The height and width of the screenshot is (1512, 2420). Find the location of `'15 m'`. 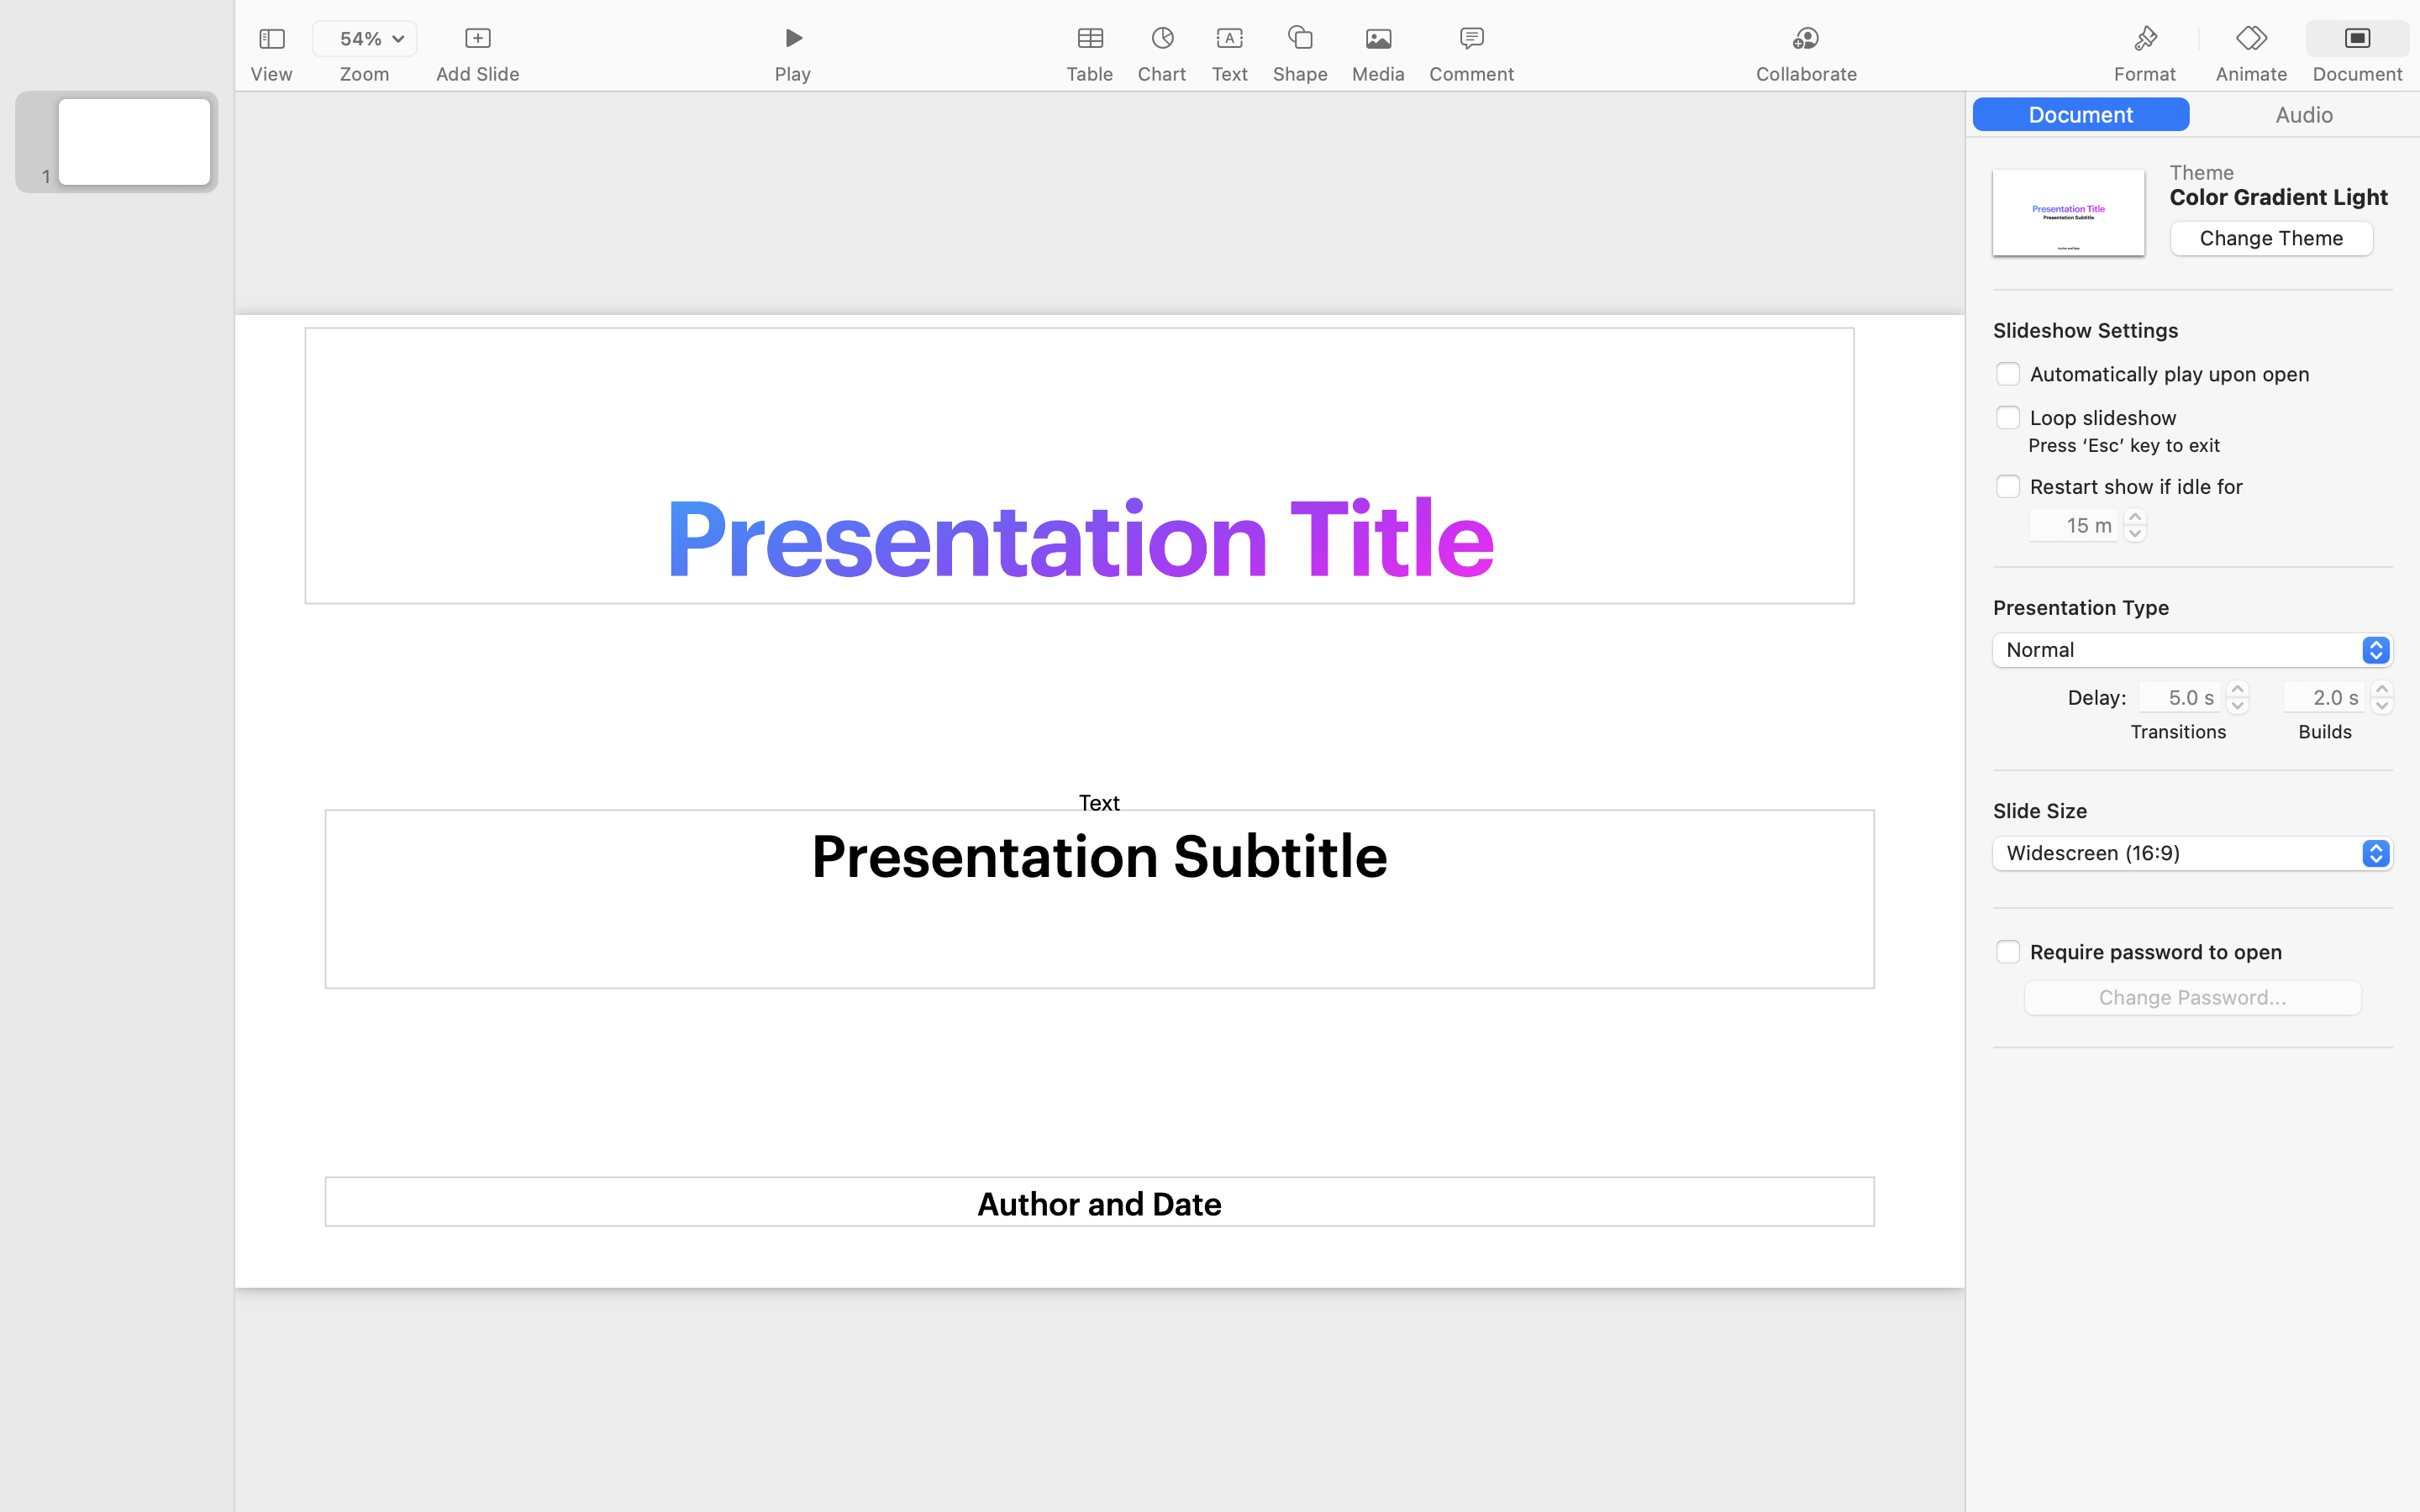

'15 m' is located at coordinates (2073, 522).